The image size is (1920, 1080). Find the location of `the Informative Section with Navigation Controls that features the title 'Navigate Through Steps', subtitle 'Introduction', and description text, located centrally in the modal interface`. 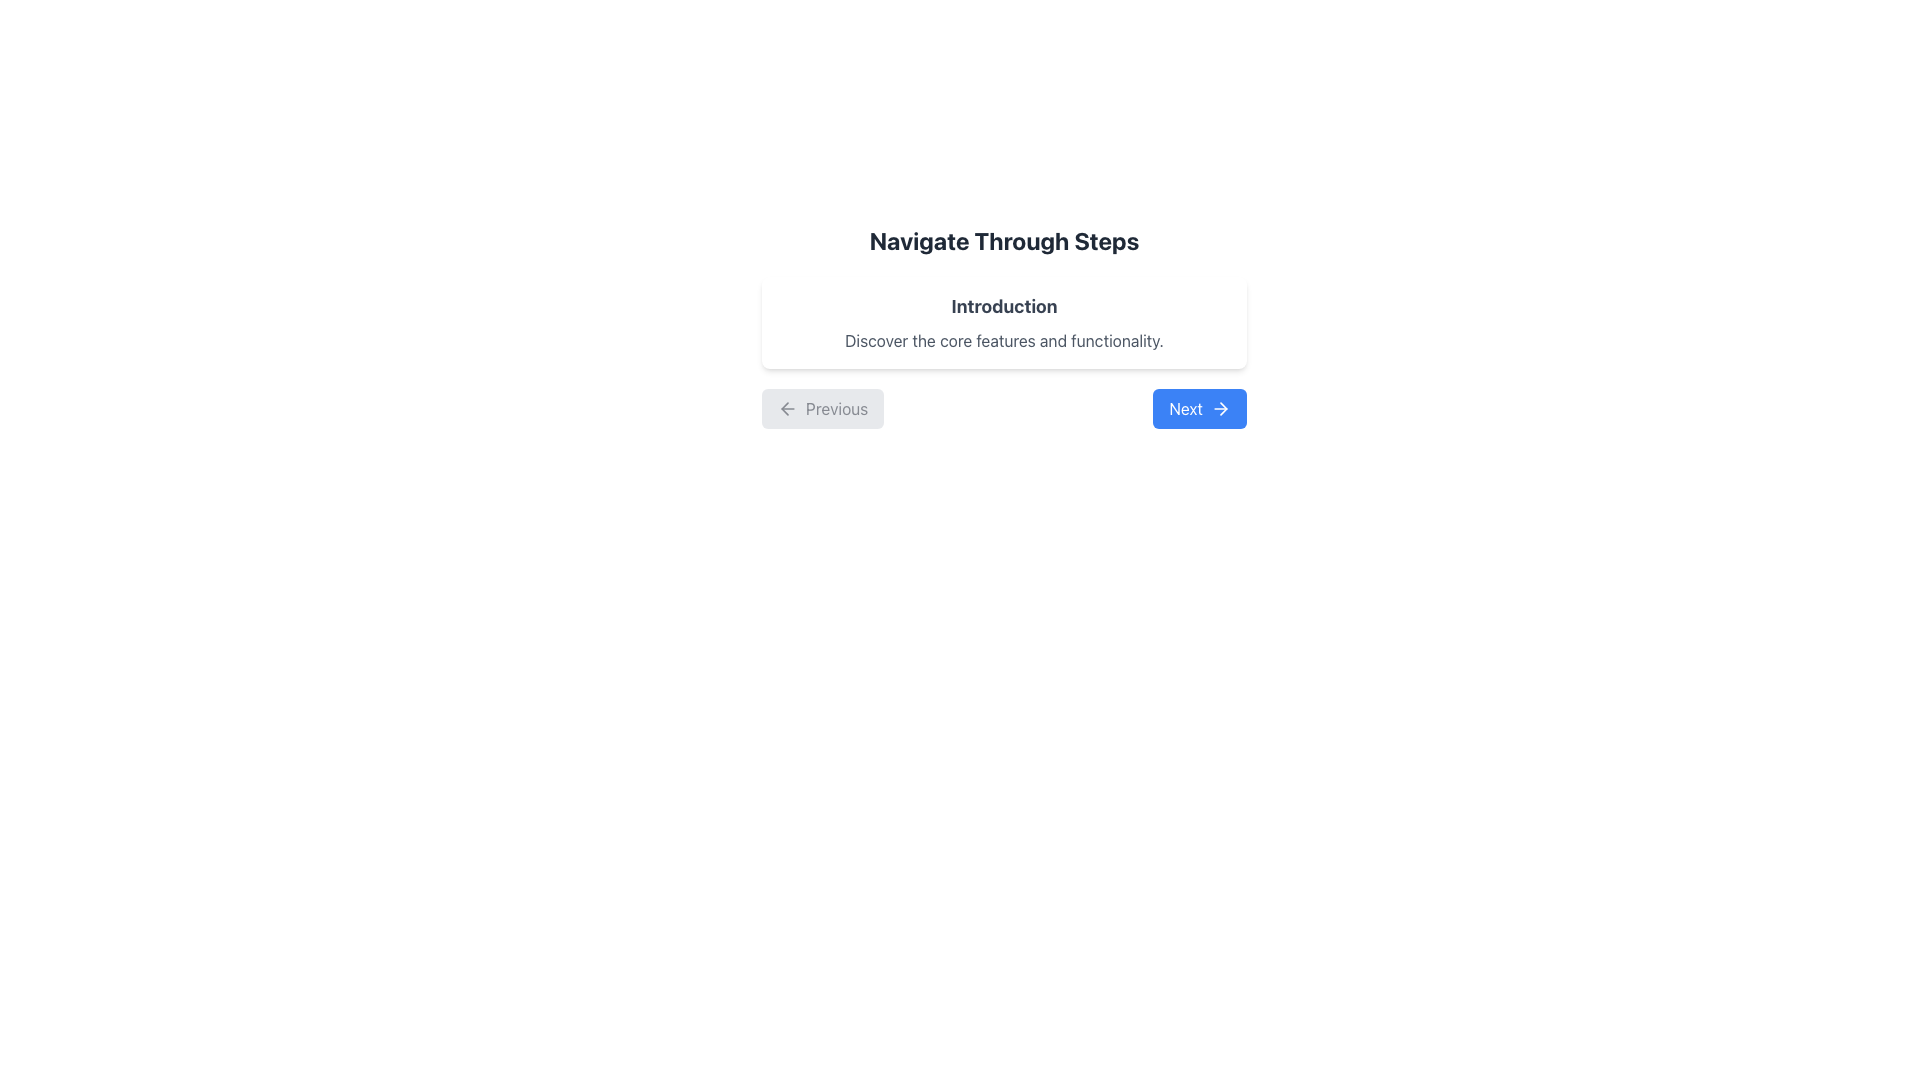

the Informative Section with Navigation Controls that features the title 'Navigate Through Steps', subtitle 'Introduction', and description text, located centrally in the modal interface is located at coordinates (1004, 326).